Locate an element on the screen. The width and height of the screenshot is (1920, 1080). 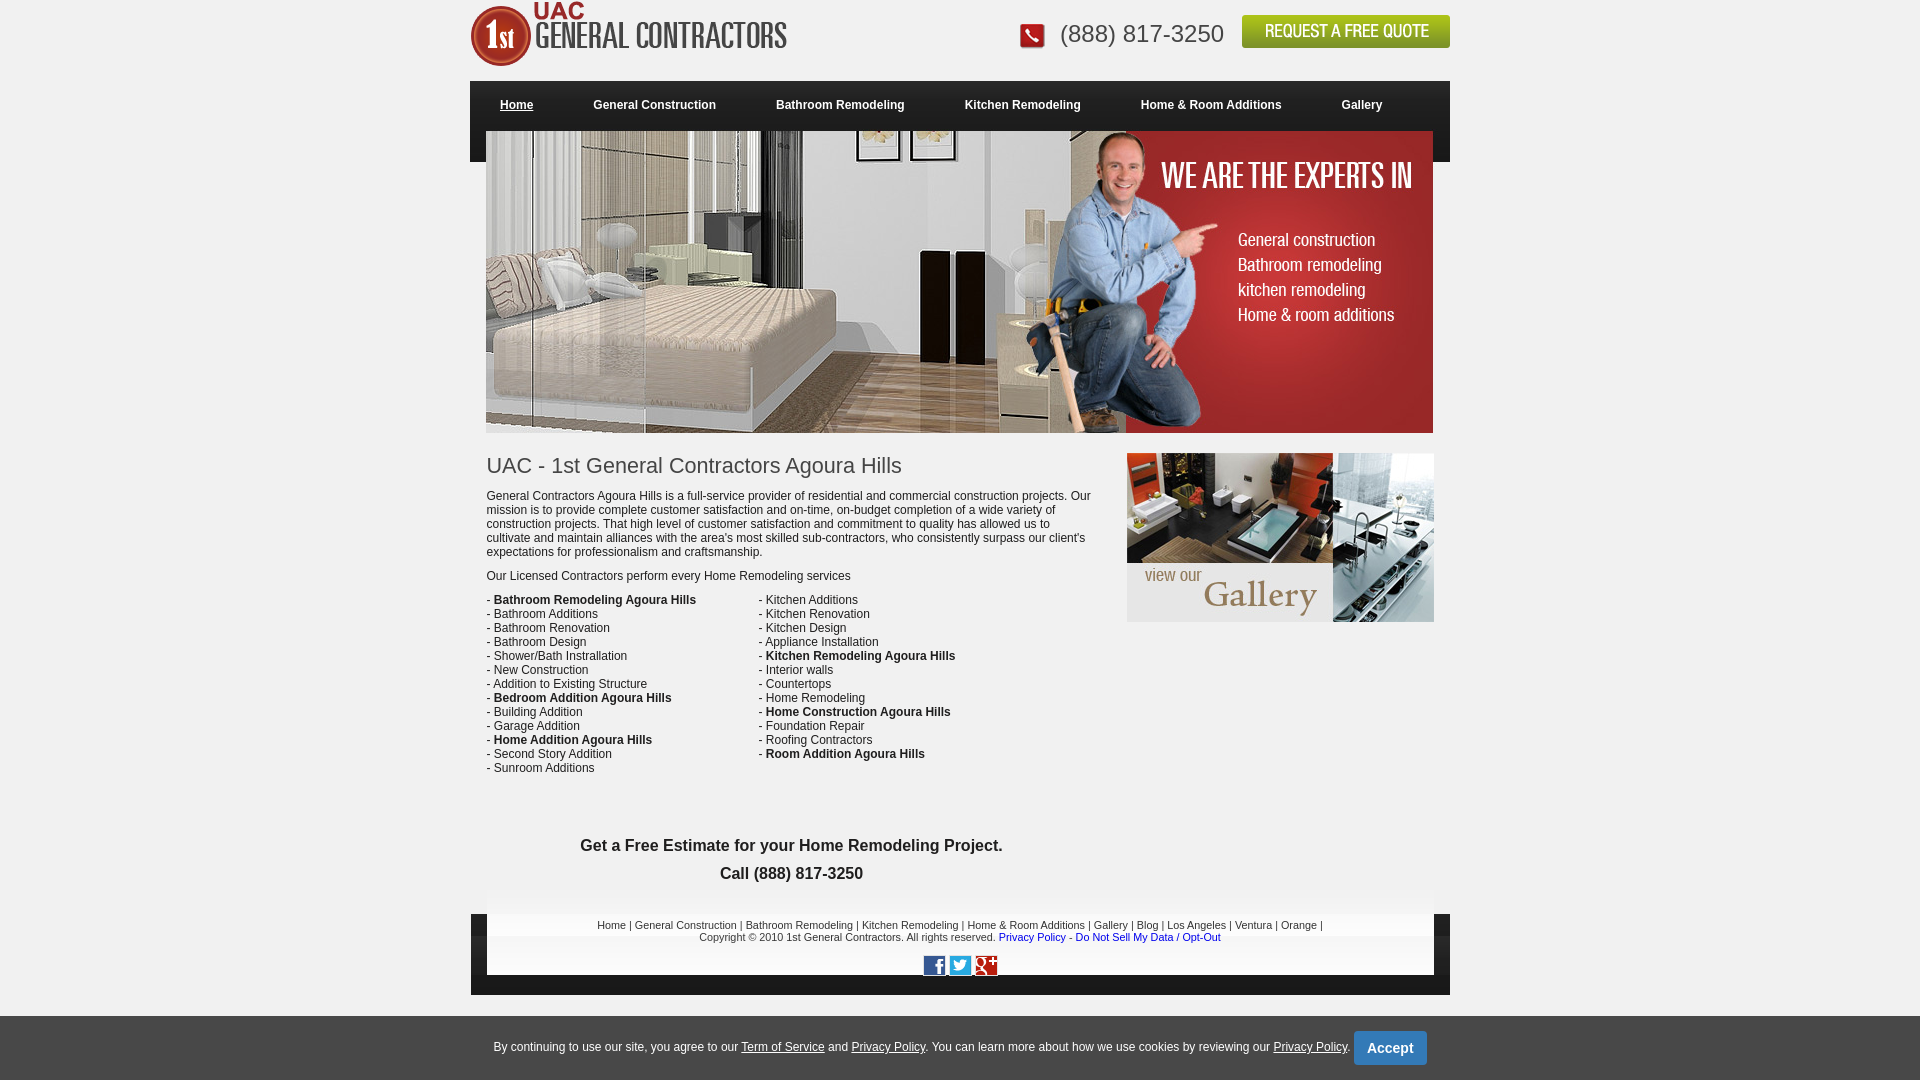
'General Construction' is located at coordinates (686, 925).